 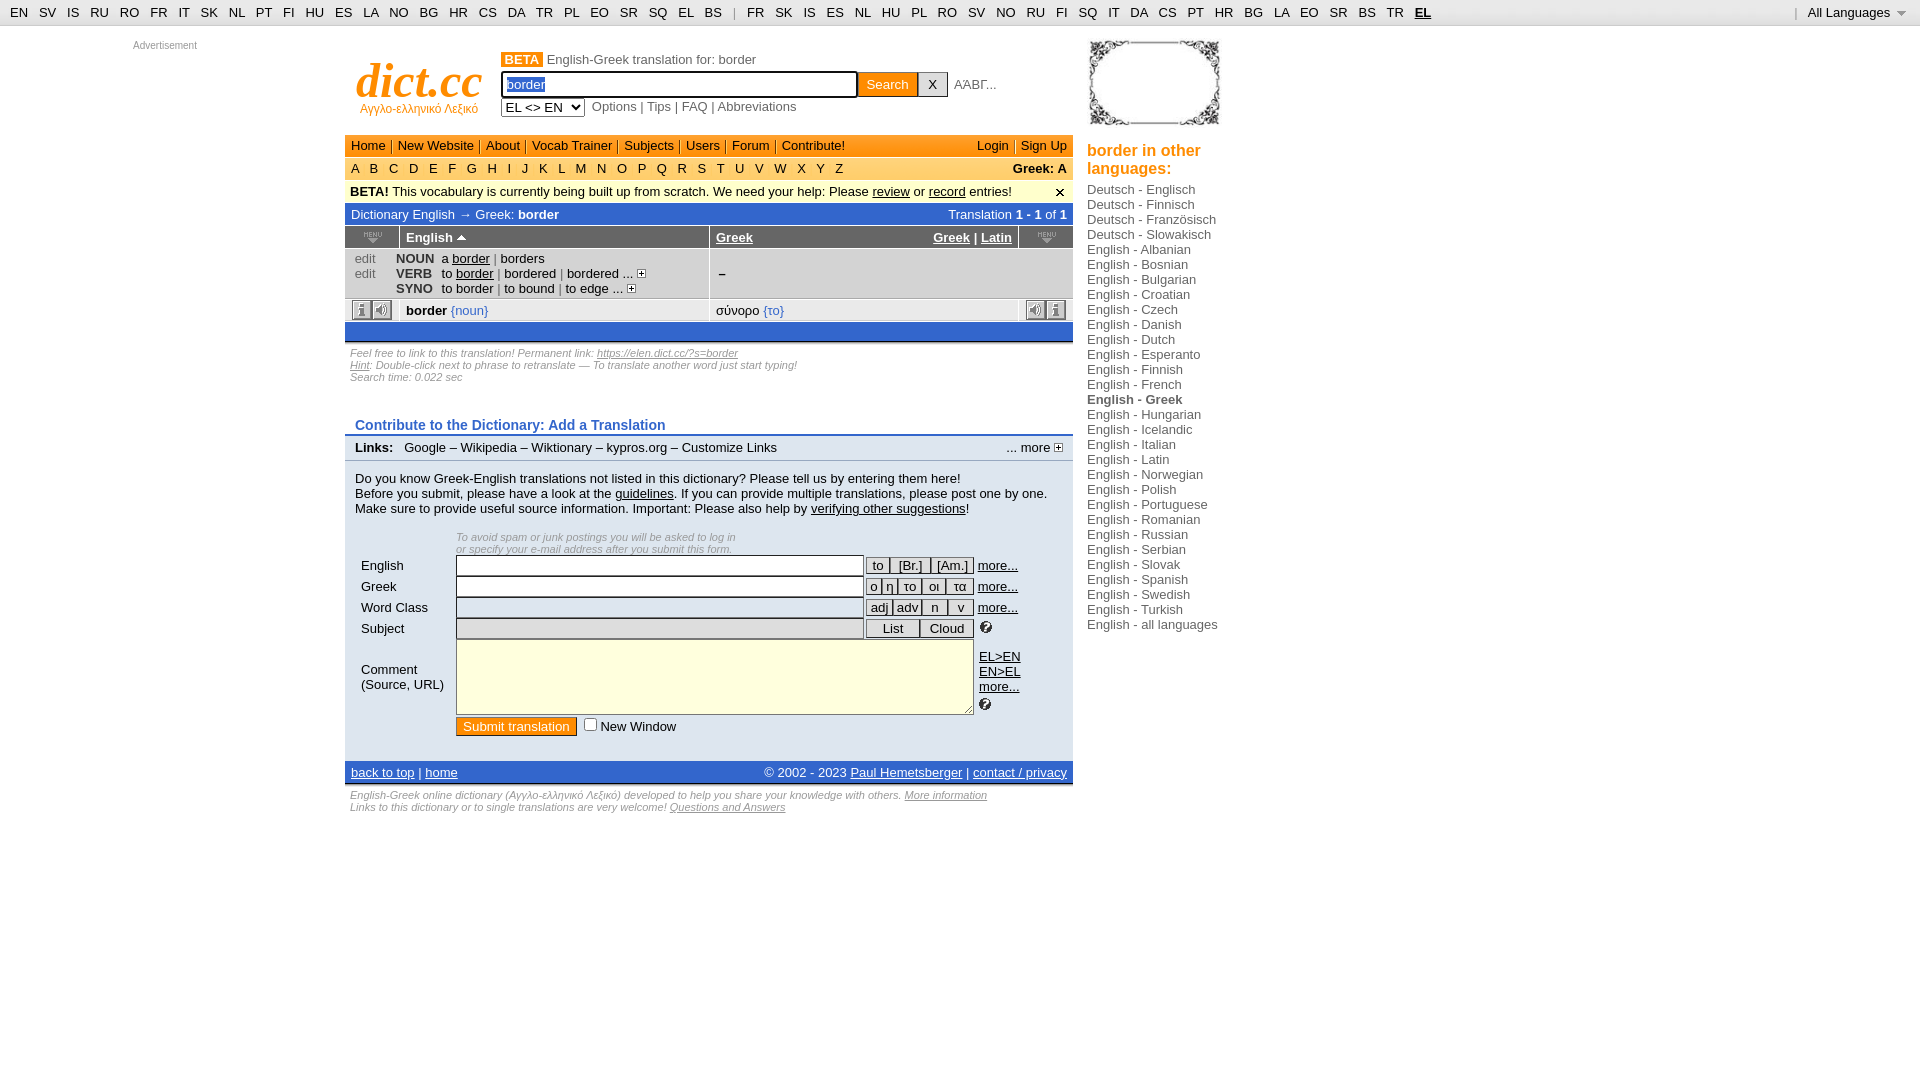 I want to click on 'Google', so click(x=424, y=446).